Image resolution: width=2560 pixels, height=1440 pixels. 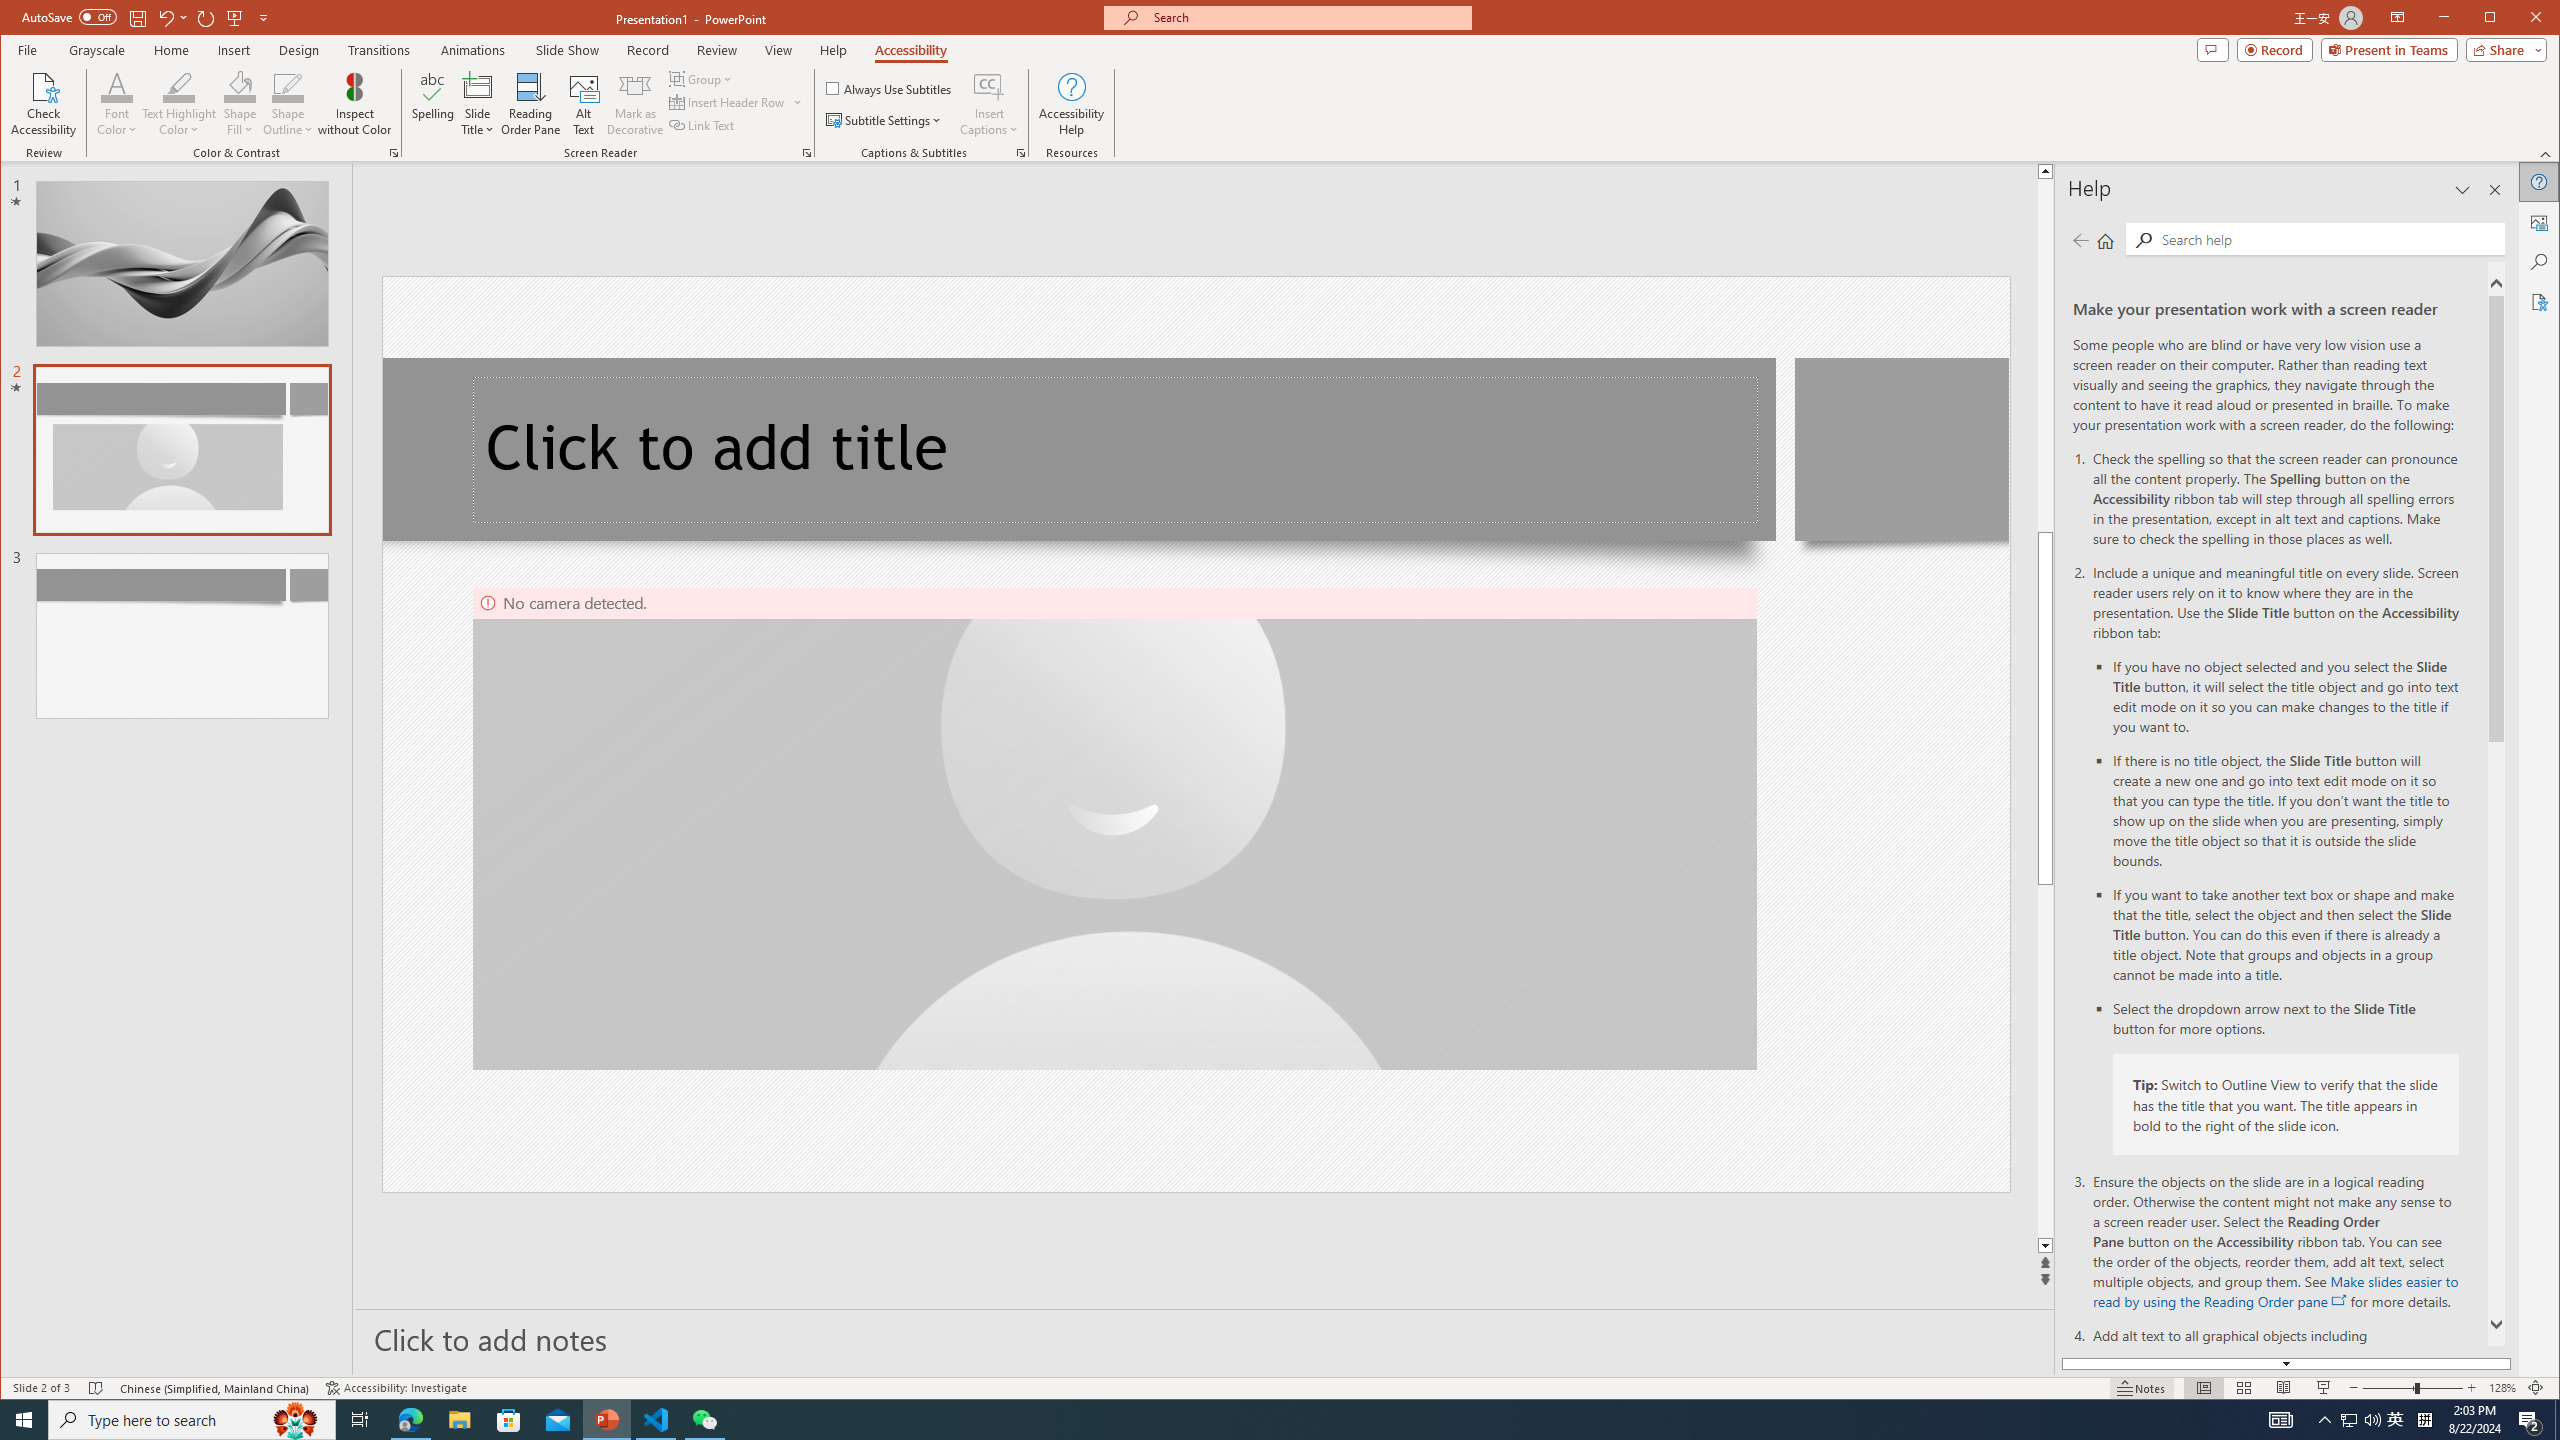 I want to click on 'Spelling...', so click(x=432, y=103).